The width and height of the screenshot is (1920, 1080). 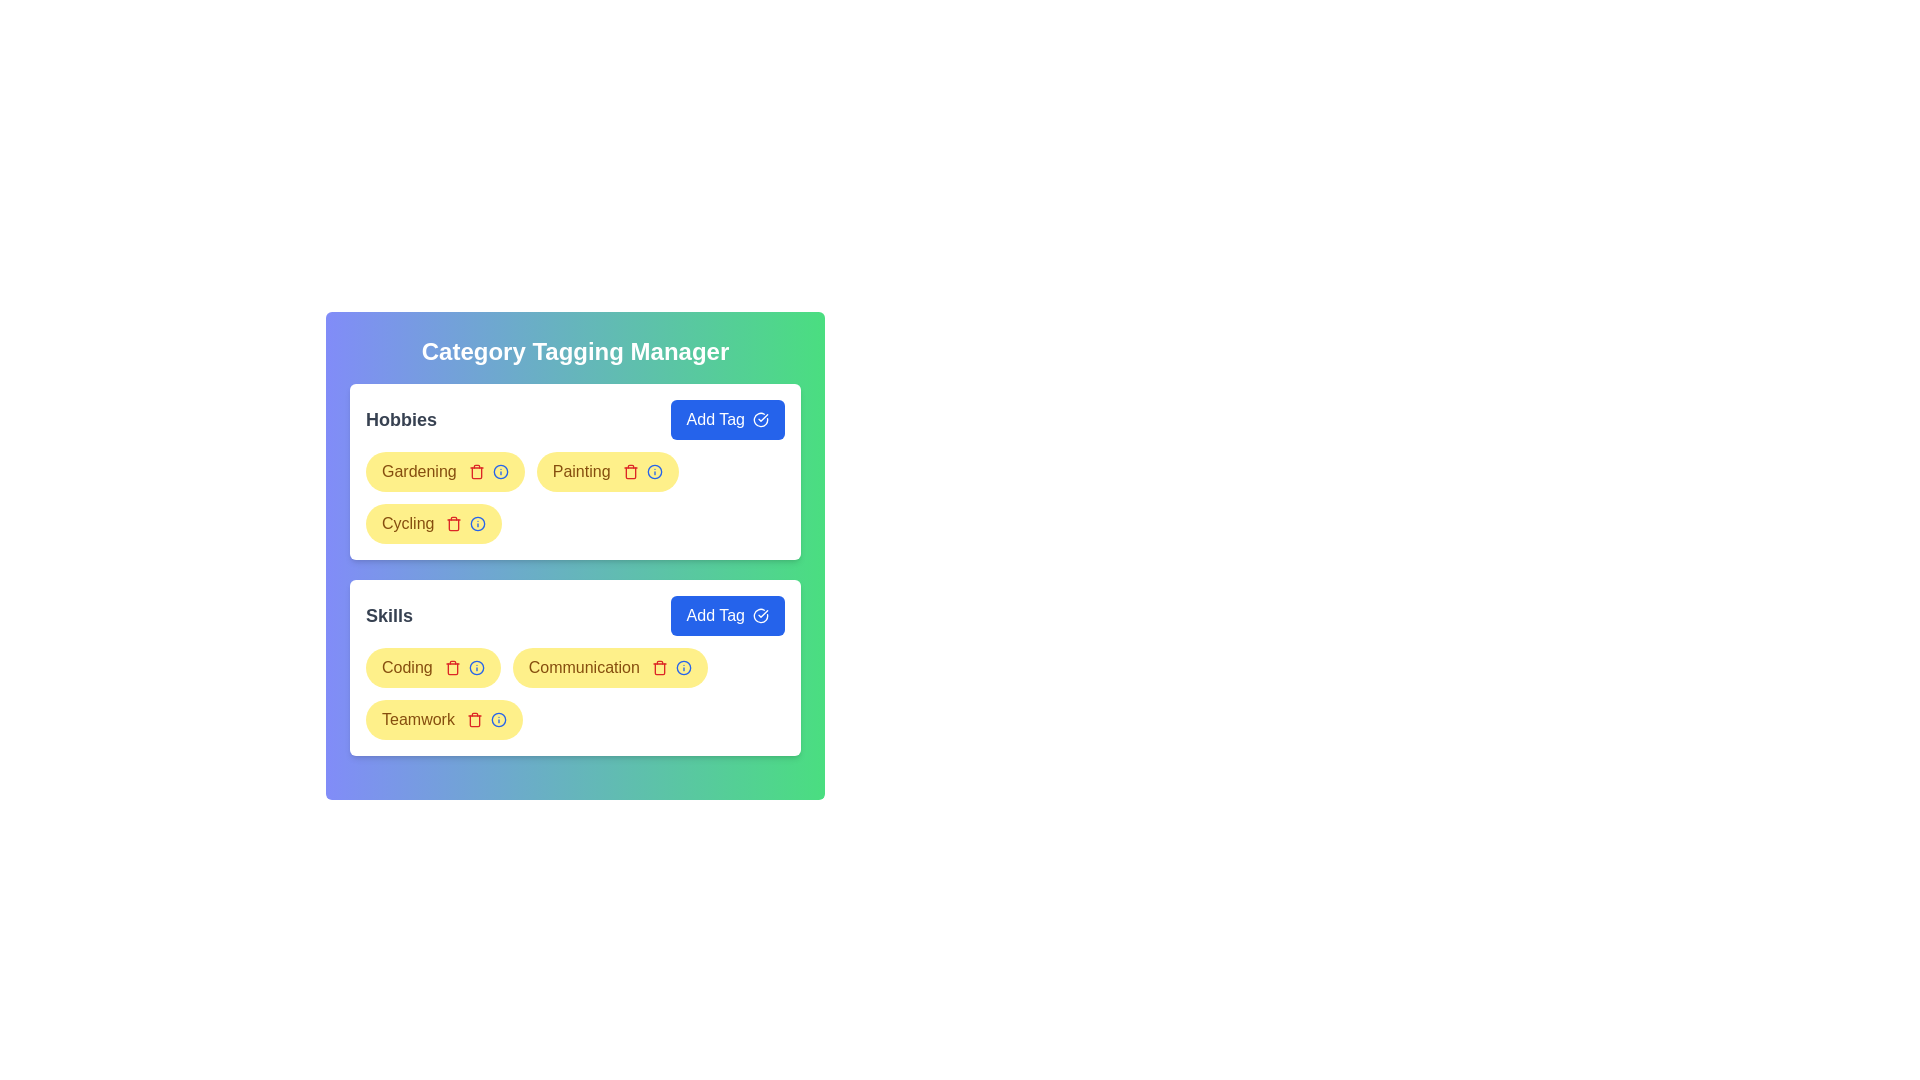 What do you see at coordinates (451, 667) in the screenshot?
I see `the trash icon located immediately to the right of the 'Coding' label in the 'Skills' section` at bounding box center [451, 667].